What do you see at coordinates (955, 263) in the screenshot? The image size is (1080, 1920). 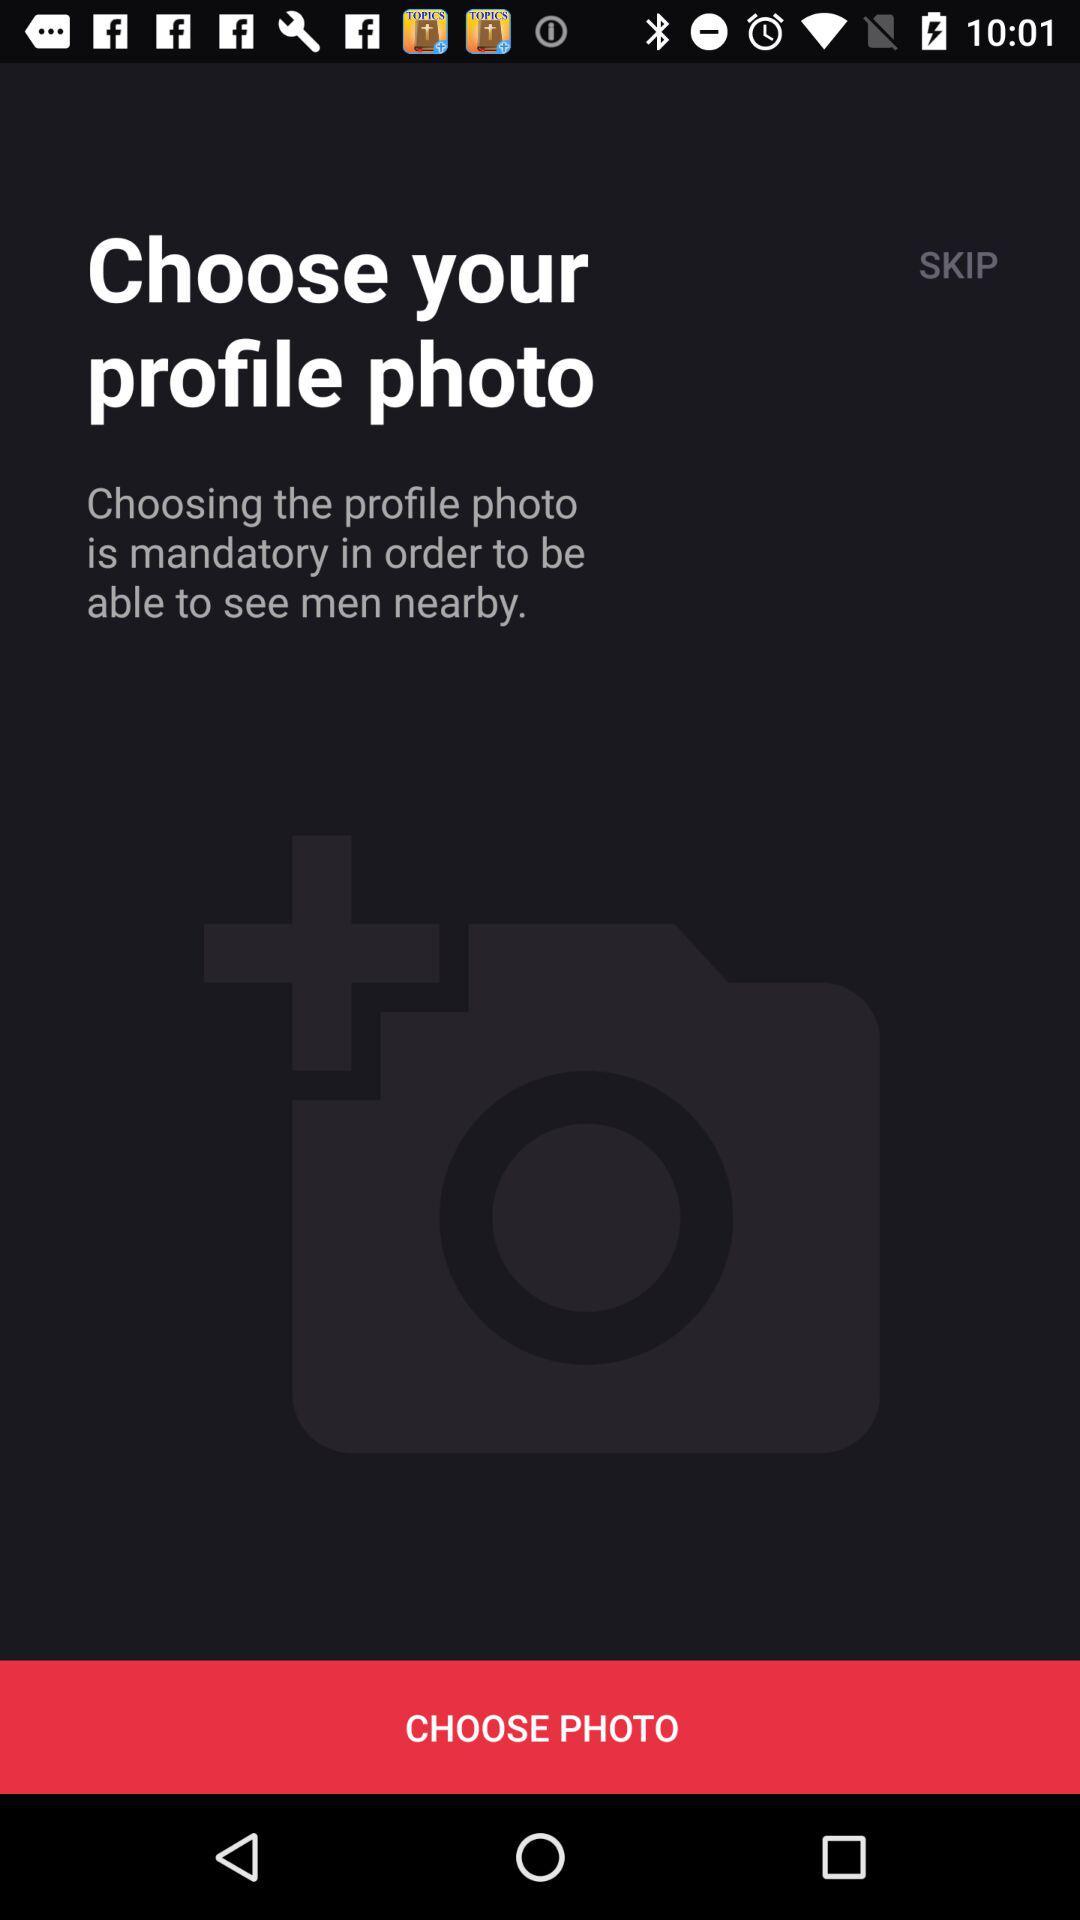 I see `the item next to the choose your profile icon` at bounding box center [955, 263].